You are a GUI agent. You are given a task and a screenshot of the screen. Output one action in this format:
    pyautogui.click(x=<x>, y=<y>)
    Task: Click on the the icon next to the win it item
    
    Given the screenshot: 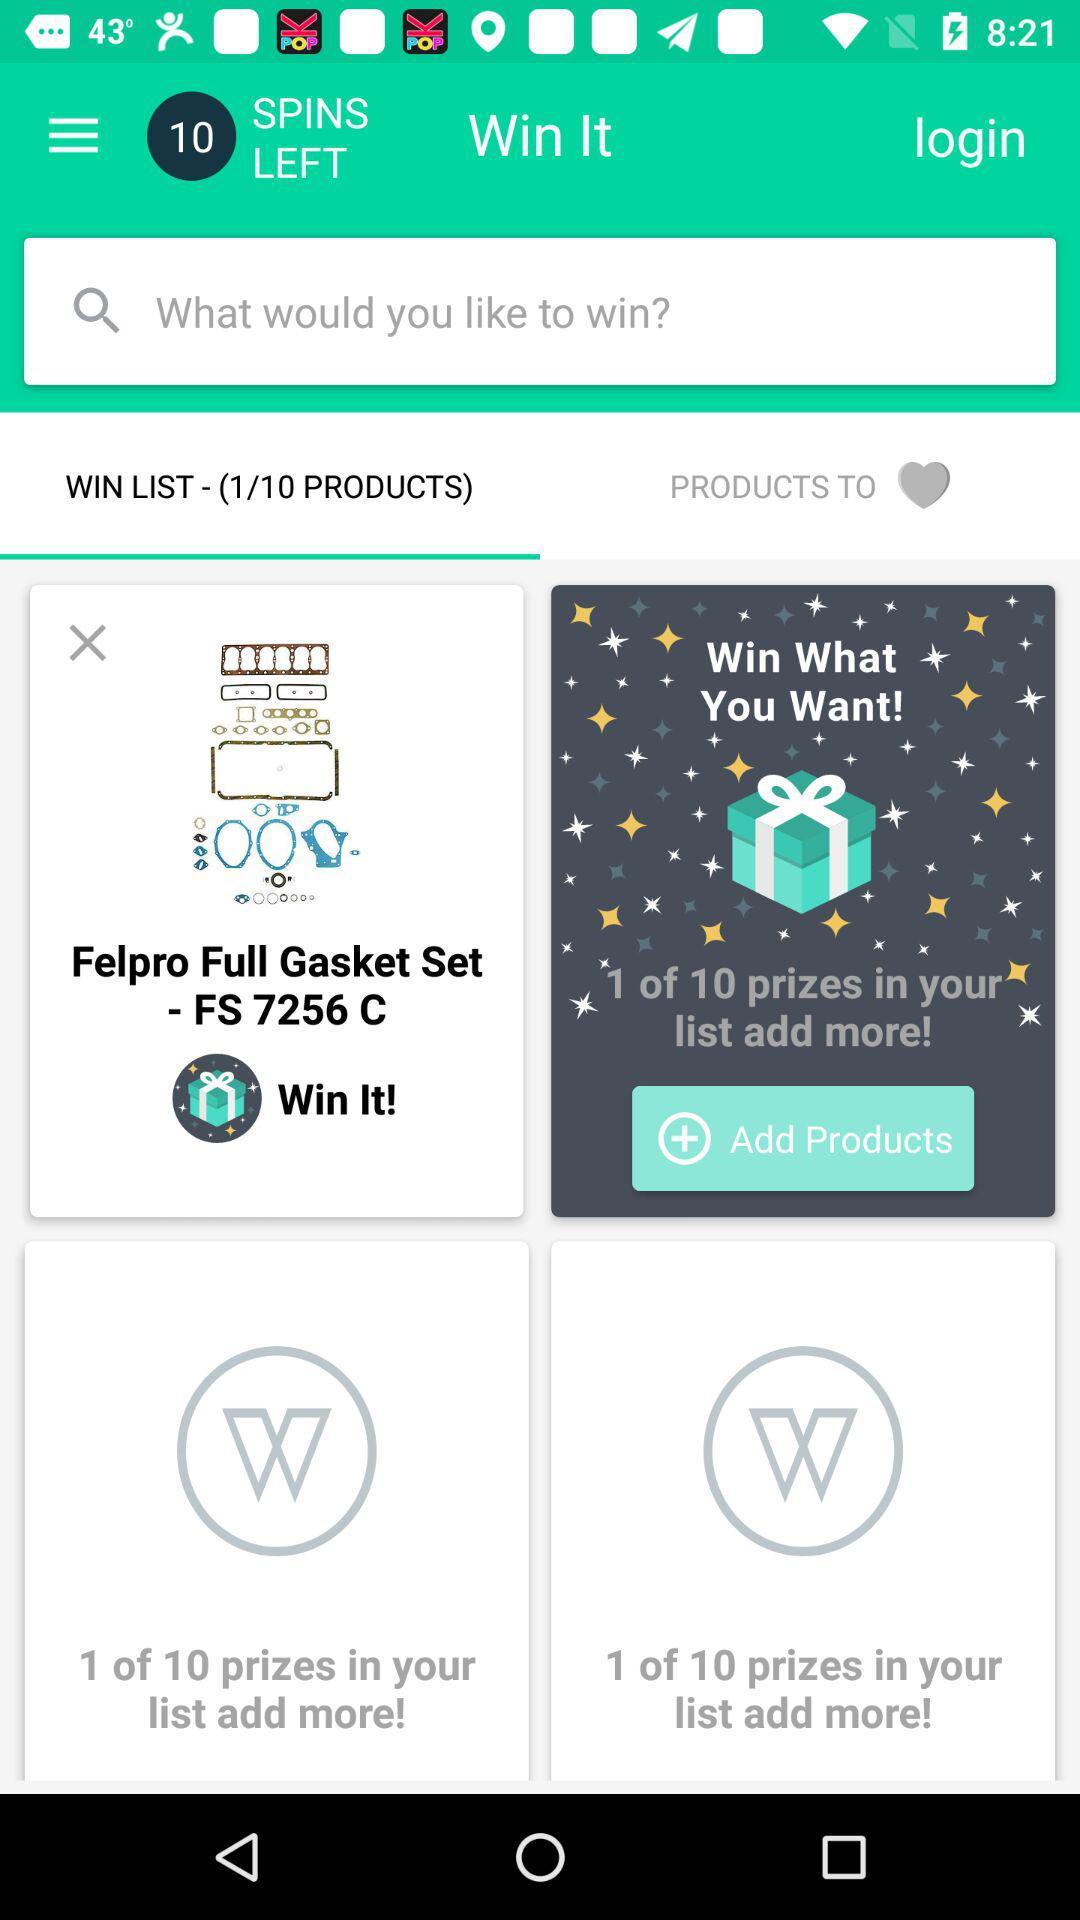 What is the action you would take?
    pyautogui.click(x=969, y=135)
    